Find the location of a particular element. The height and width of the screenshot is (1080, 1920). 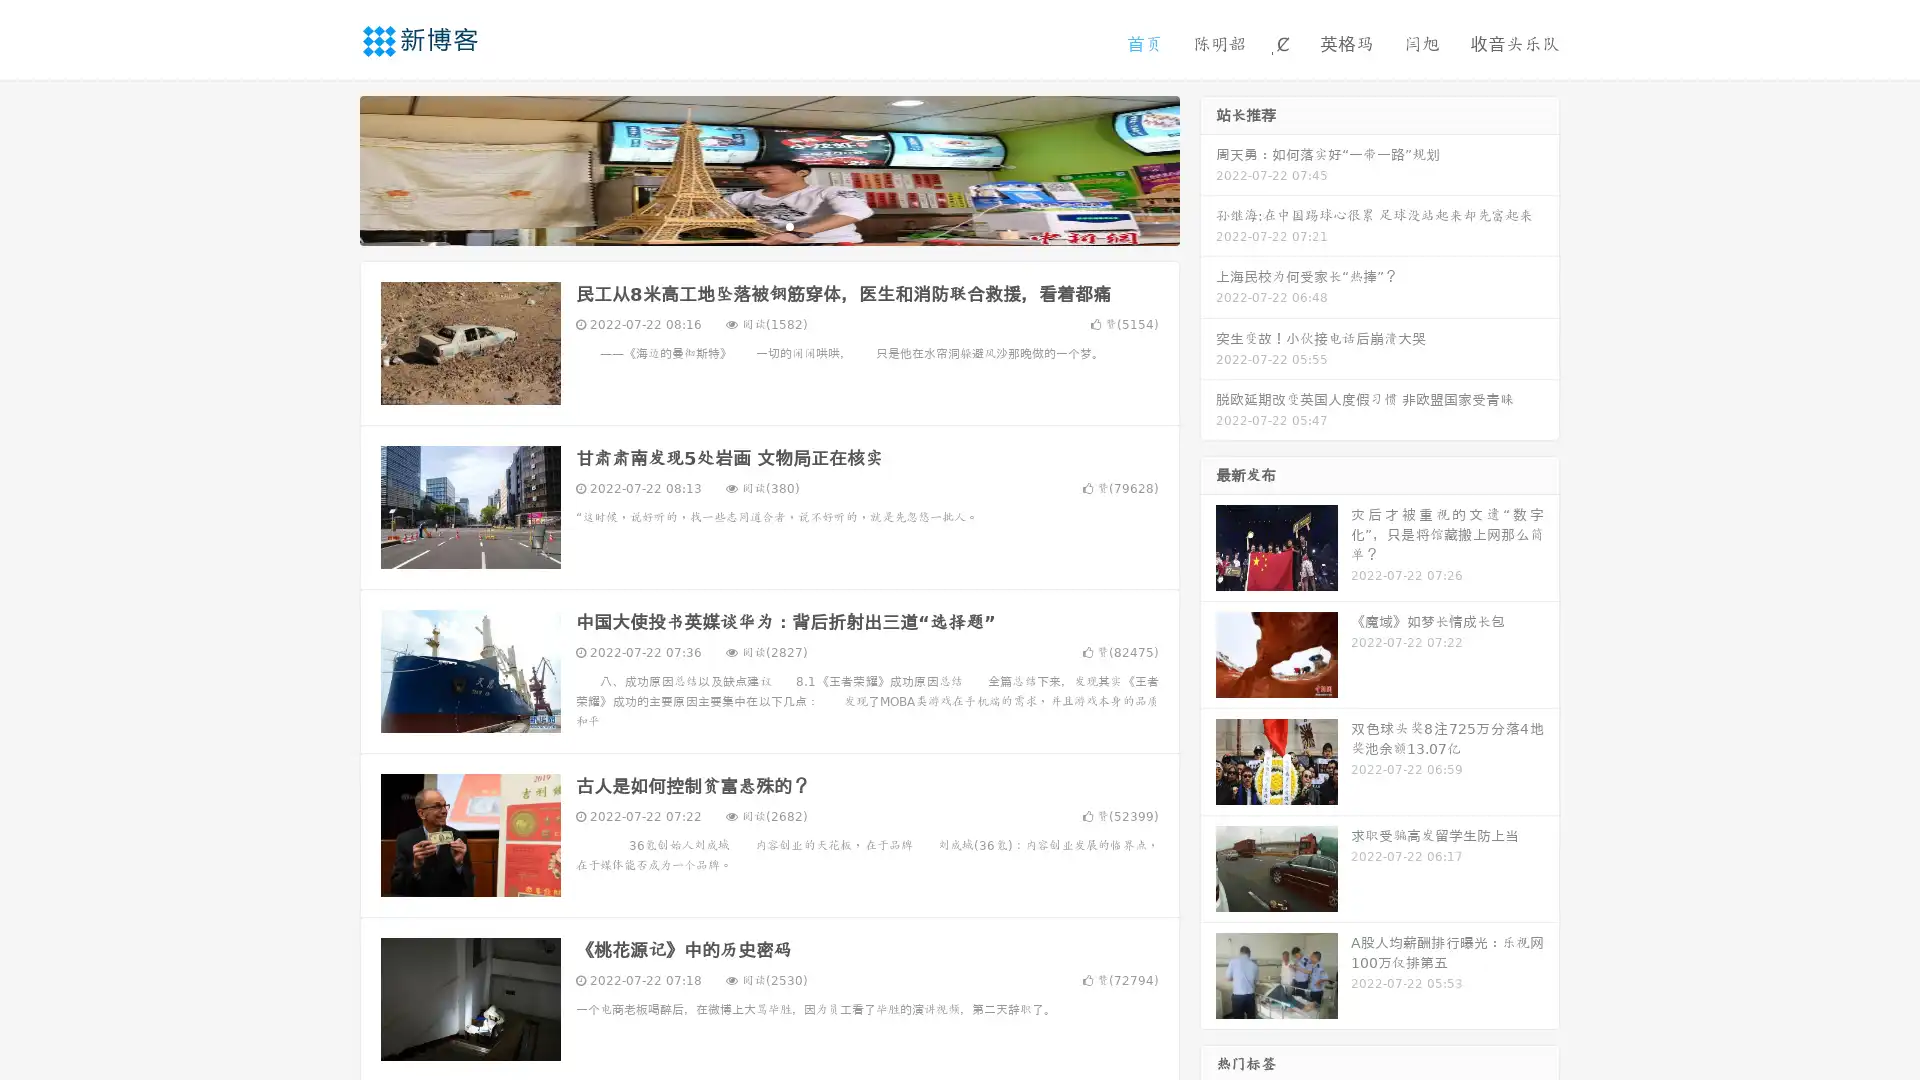

Go to slide 1 is located at coordinates (748, 225).